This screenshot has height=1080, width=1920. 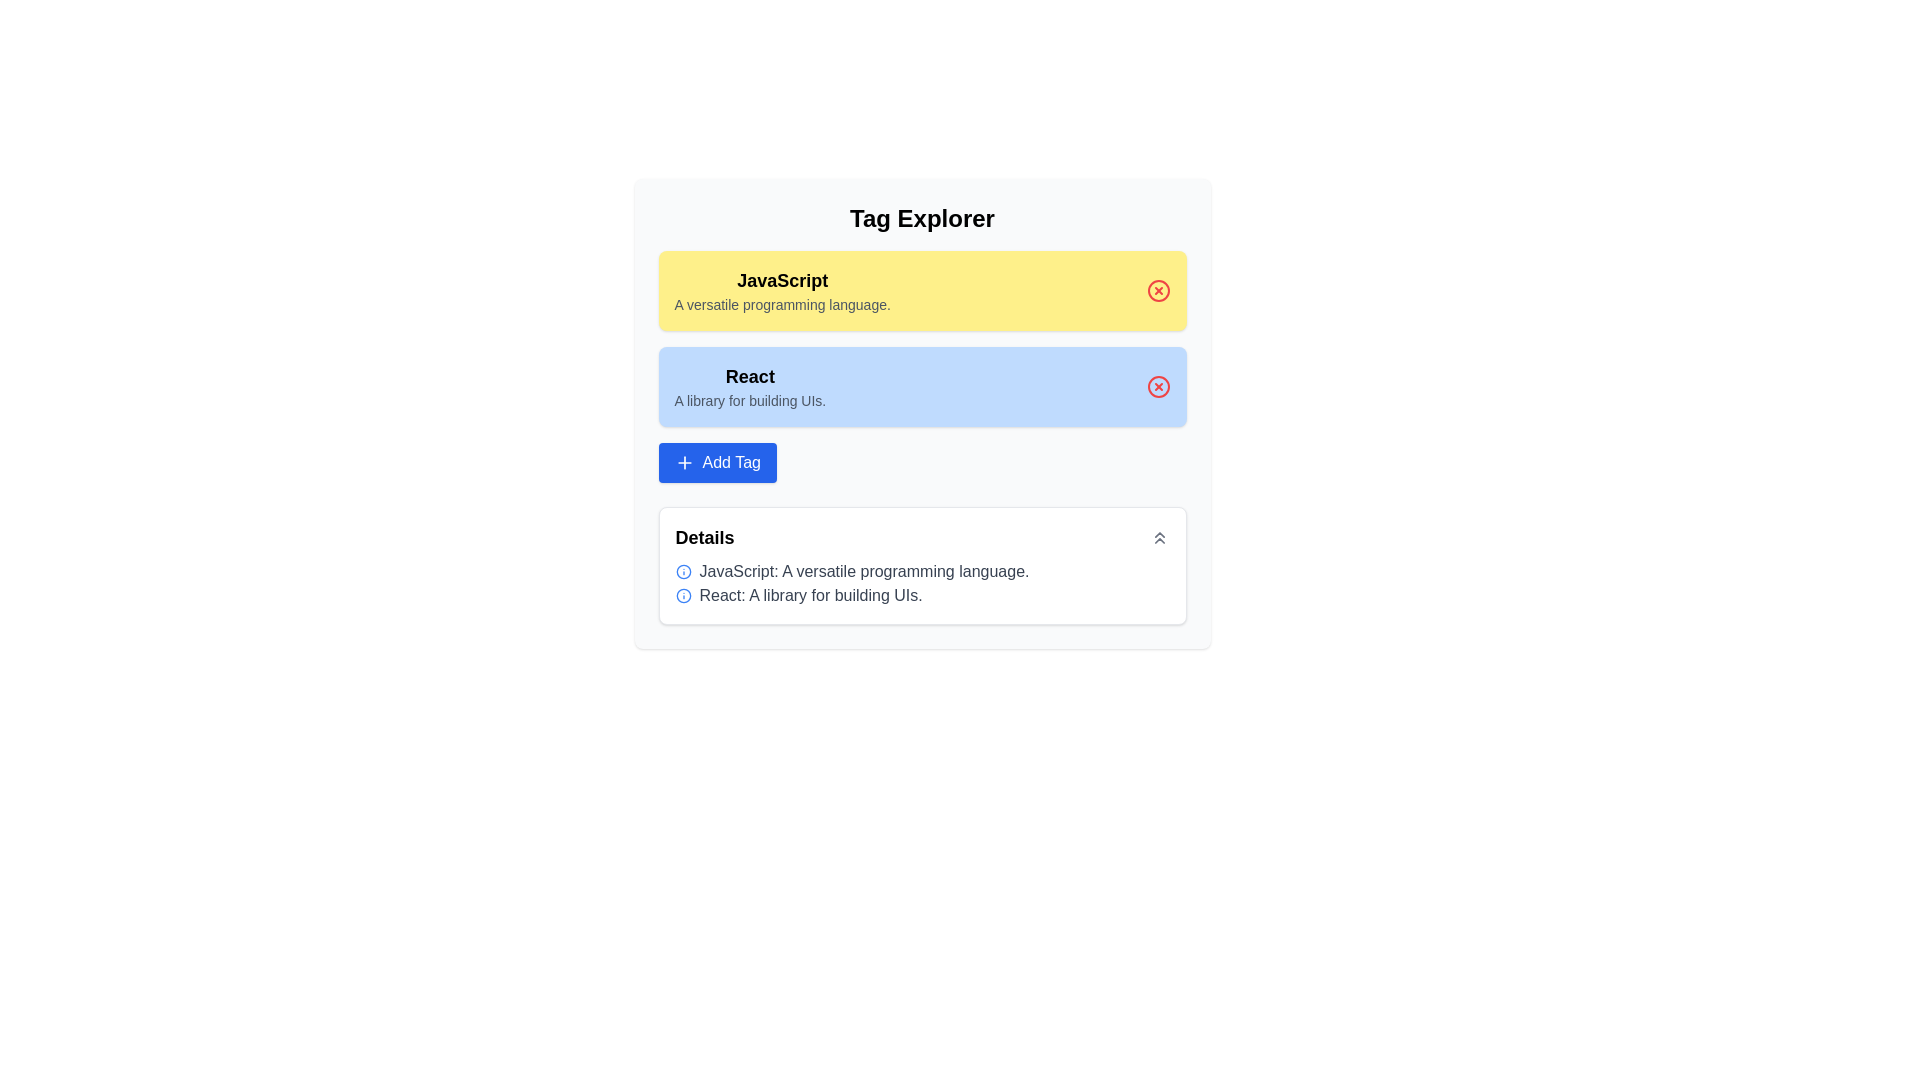 I want to click on the circular frame of the 'X' icon within the blue-colored 'React' tag in the 'Tag Explorer' section, so click(x=1158, y=386).